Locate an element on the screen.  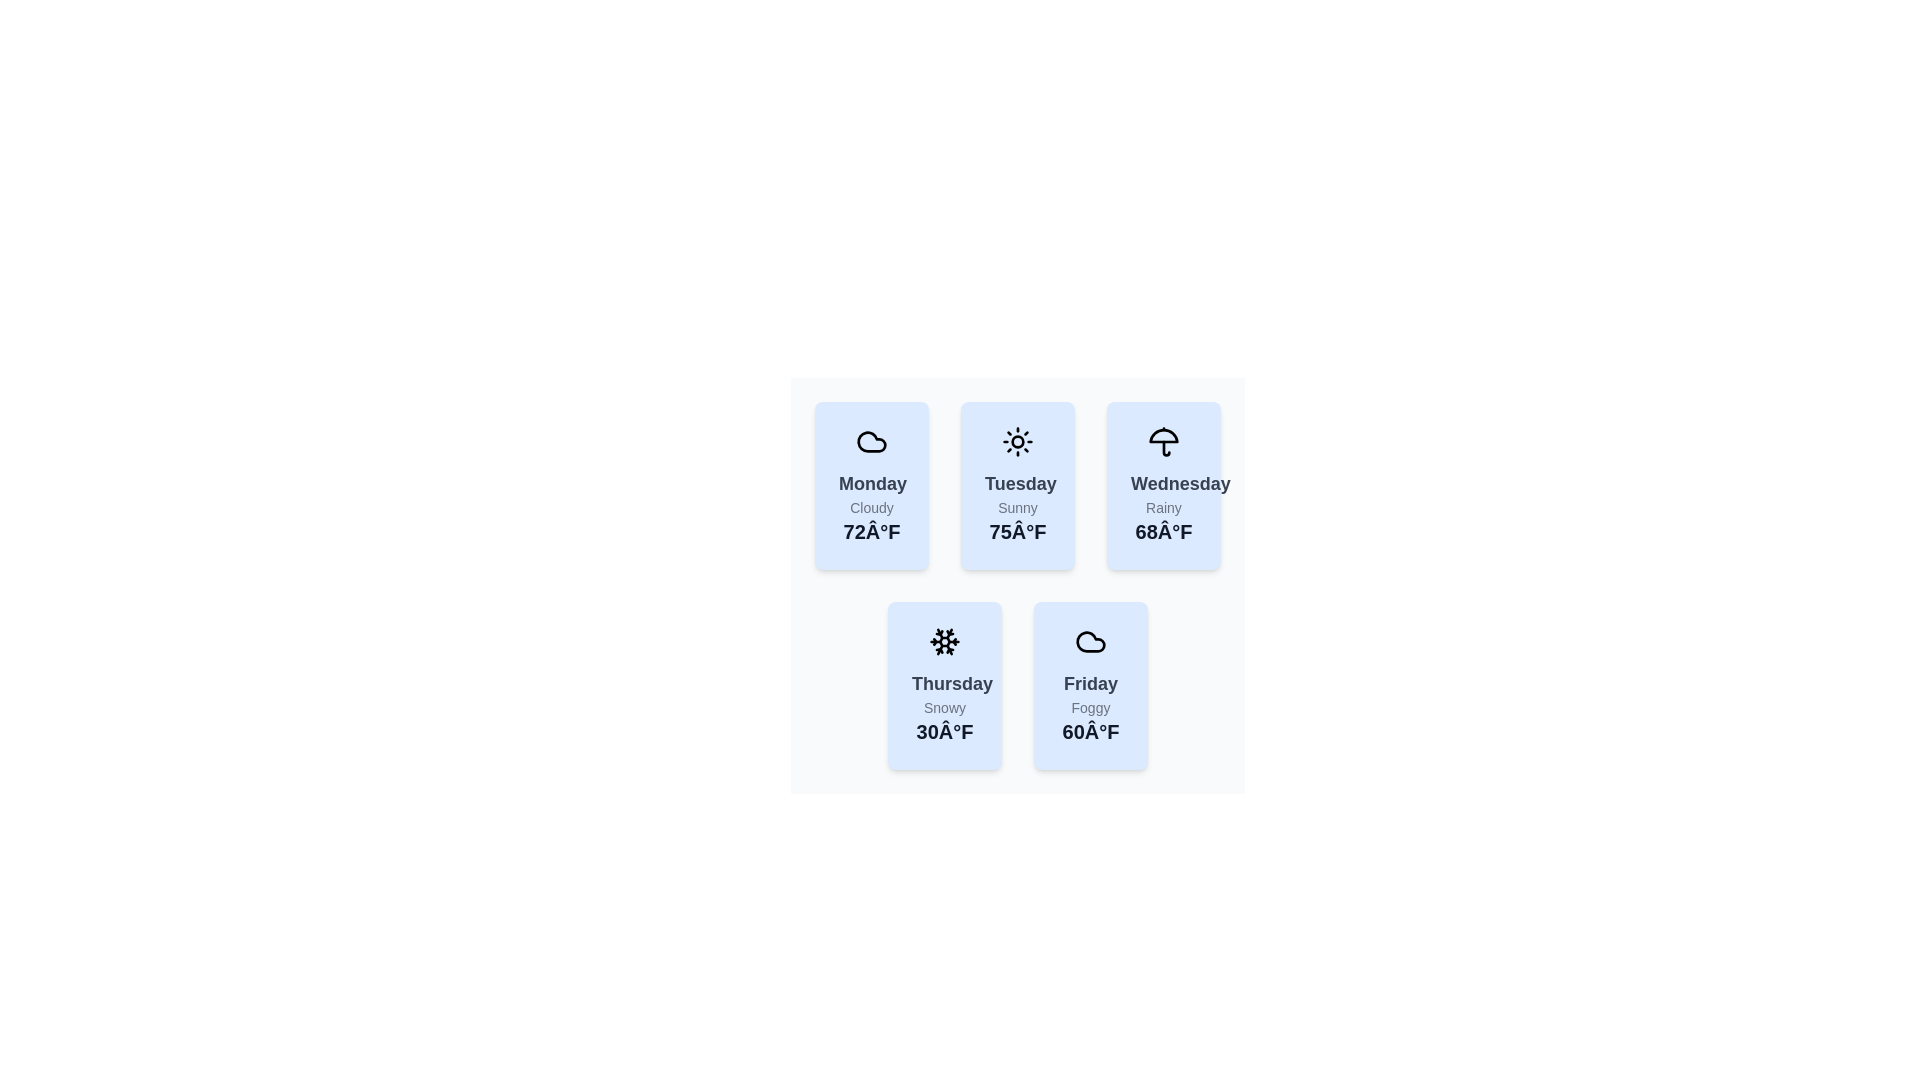
the text label displaying '72°F' in a large, bold font, located at the bottom center of the weather card for 'Monday' is located at coordinates (872, 531).